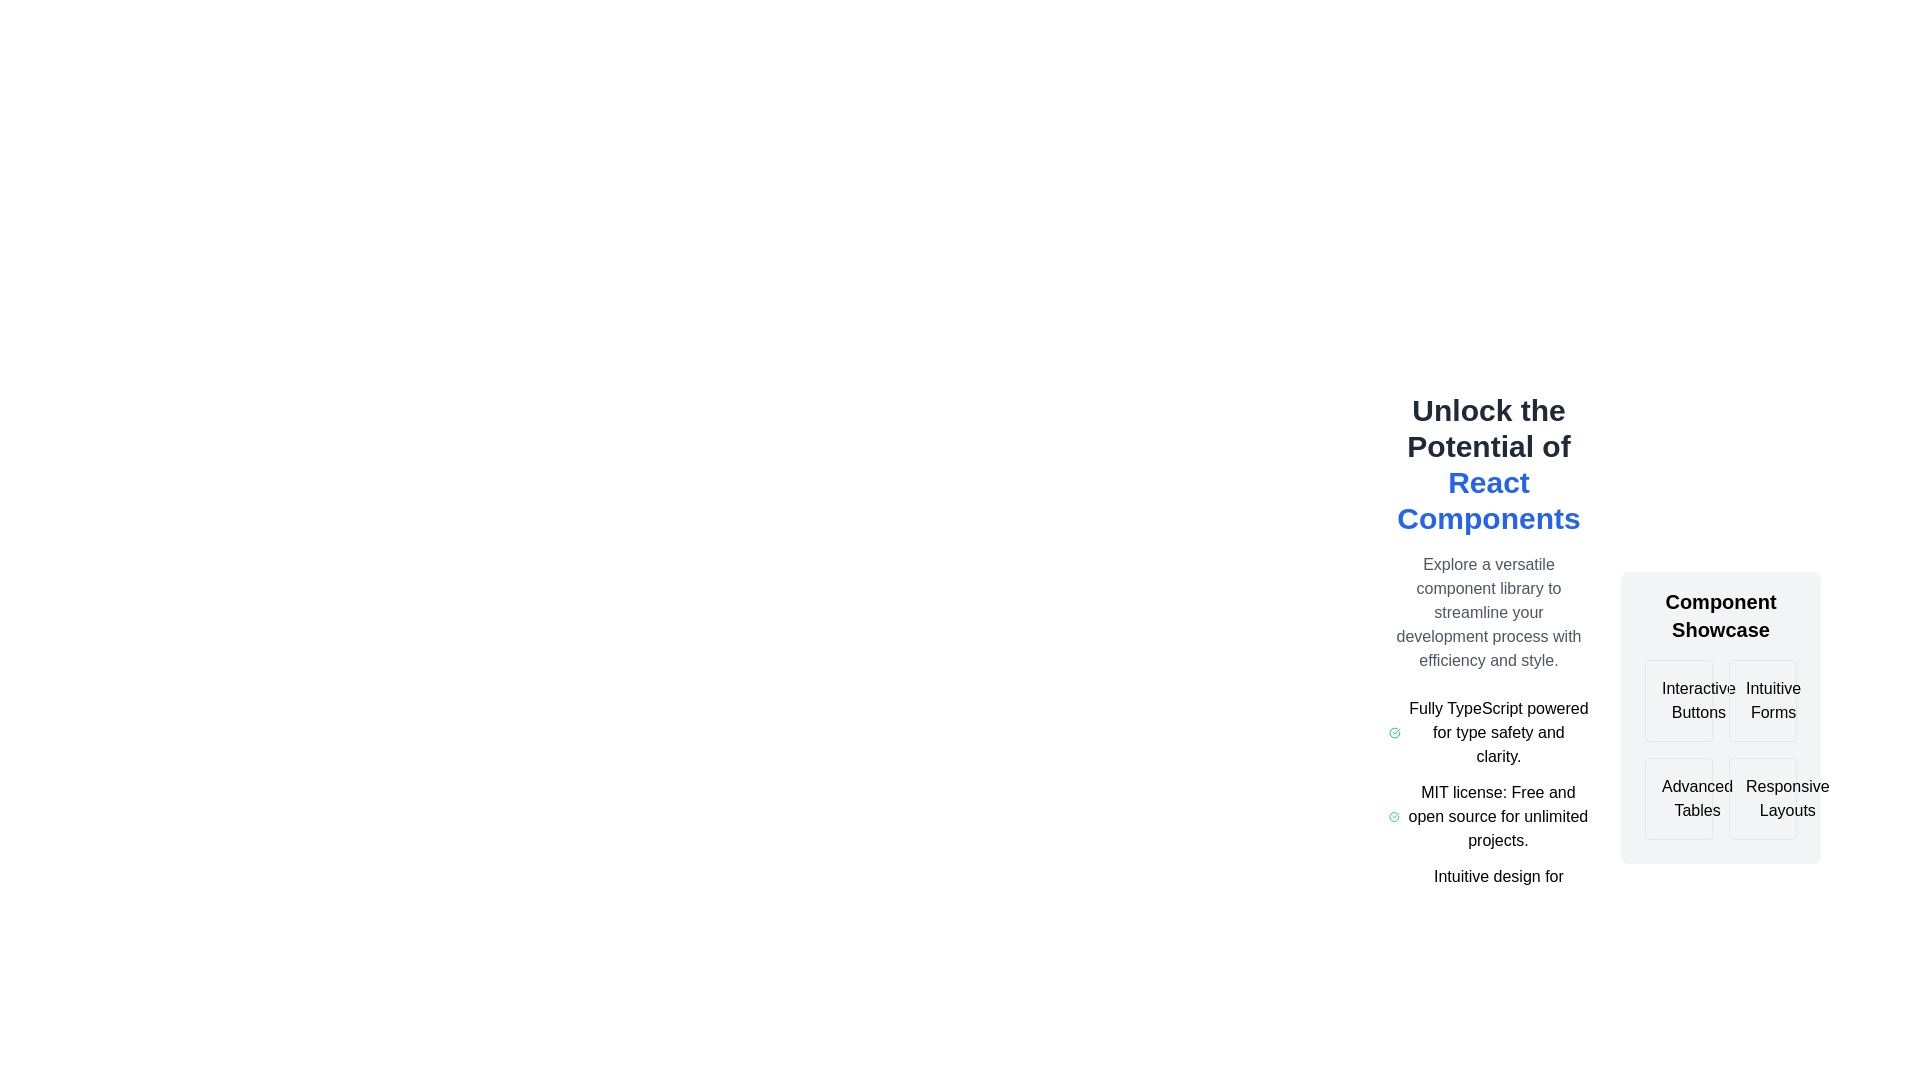 Image resolution: width=1920 pixels, height=1080 pixels. What do you see at coordinates (1488, 817) in the screenshot?
I see `informational label about the software being free and open source under the MIT license, which is the second item in a vertical group of informational points` at bounding box center [1488, 817].